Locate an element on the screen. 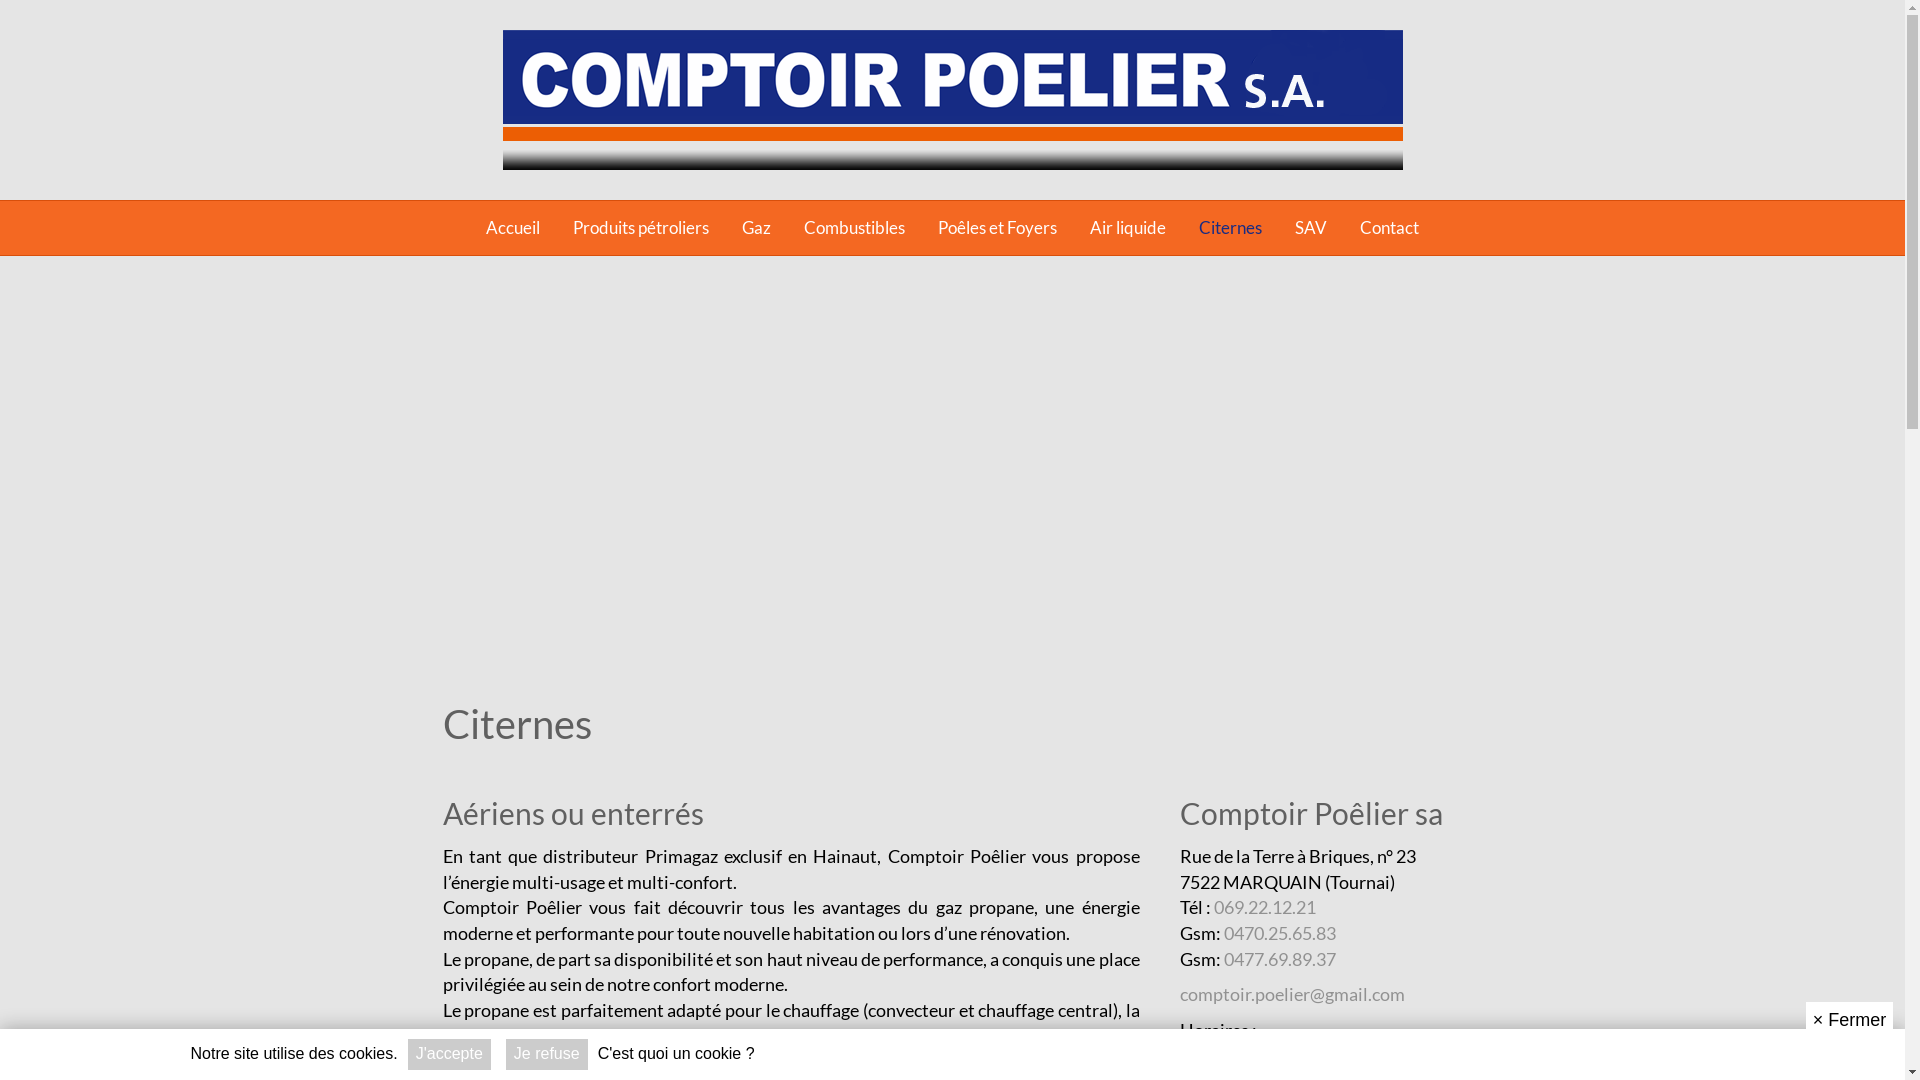  'C'est quoi un cookie ?' is located at coordinates (597, 1053).